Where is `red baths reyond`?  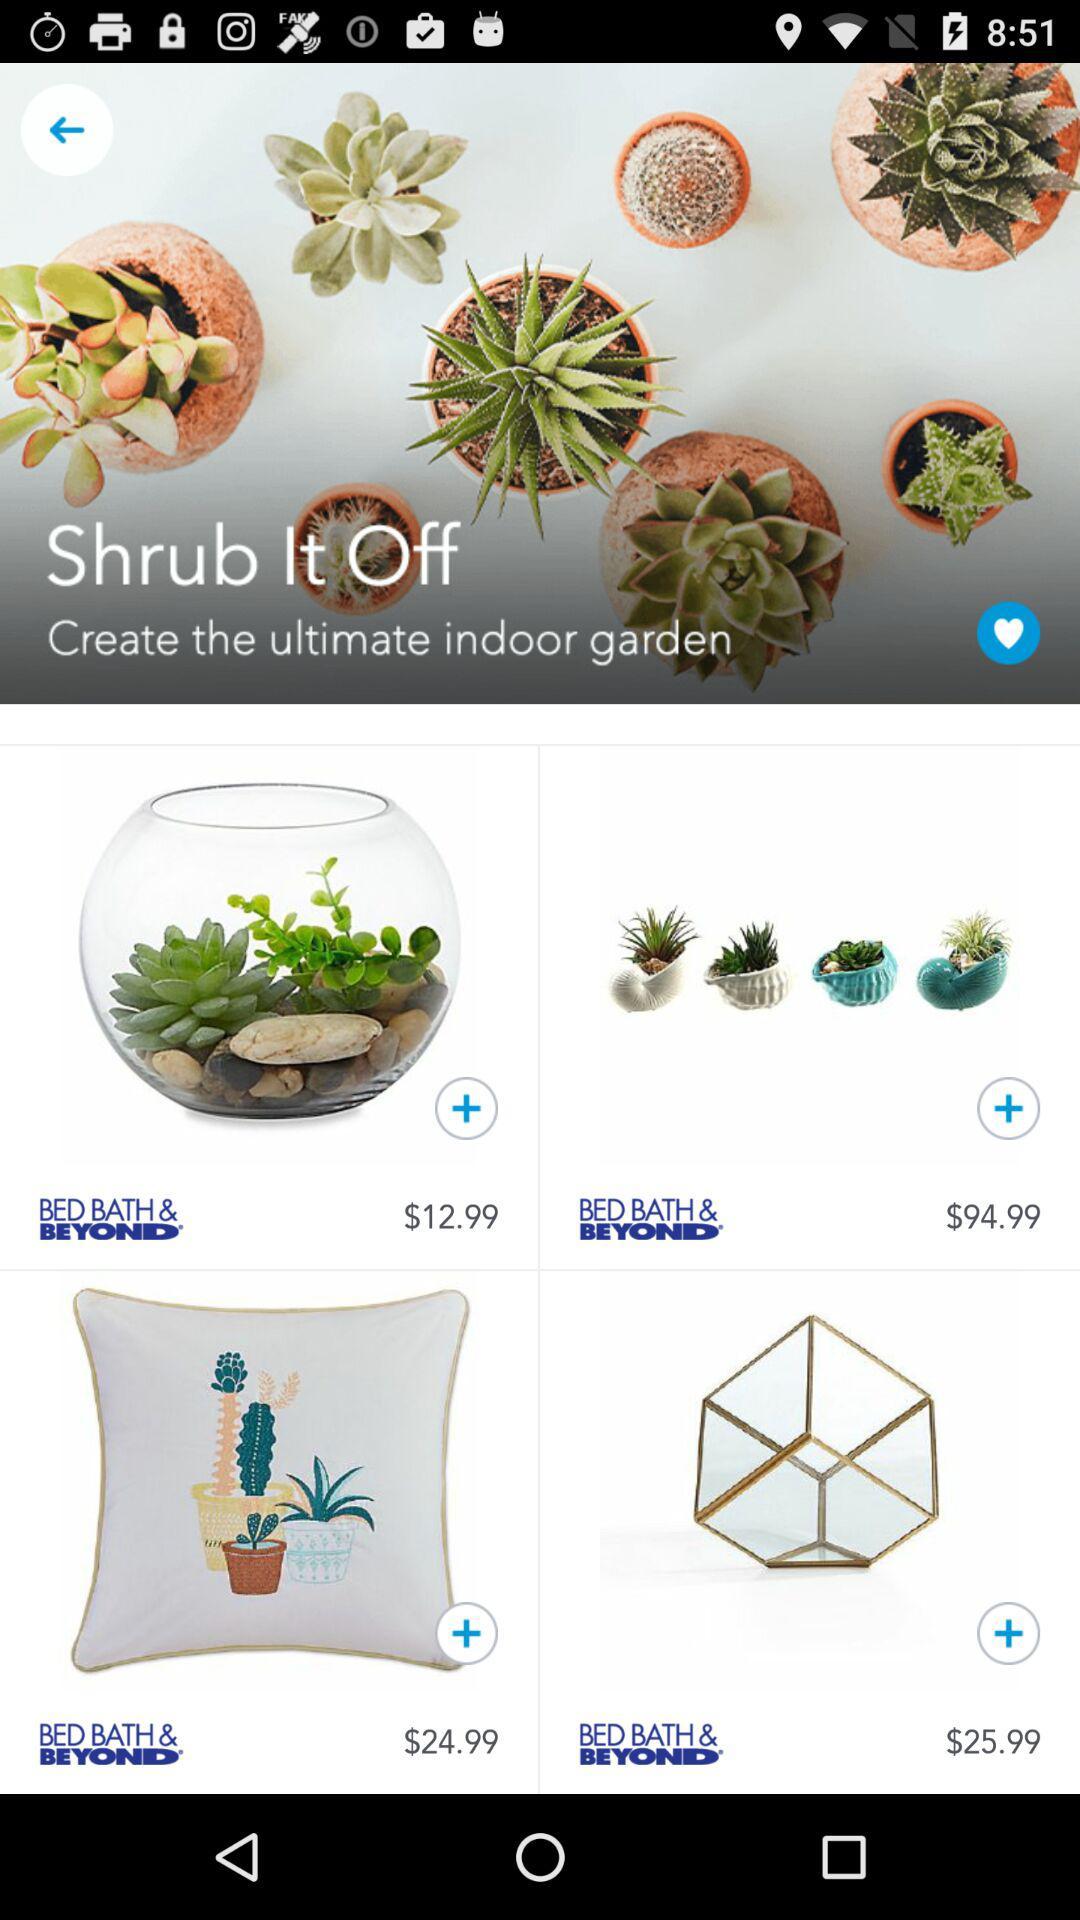 red baths reyond is located at coordinates (651, 1743).